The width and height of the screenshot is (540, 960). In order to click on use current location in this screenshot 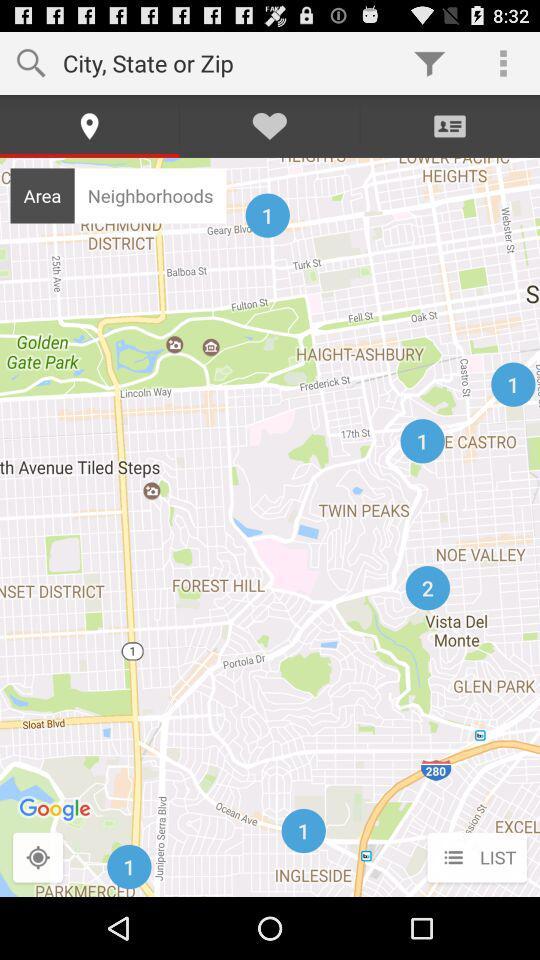, I will do `click(38, 857)`.